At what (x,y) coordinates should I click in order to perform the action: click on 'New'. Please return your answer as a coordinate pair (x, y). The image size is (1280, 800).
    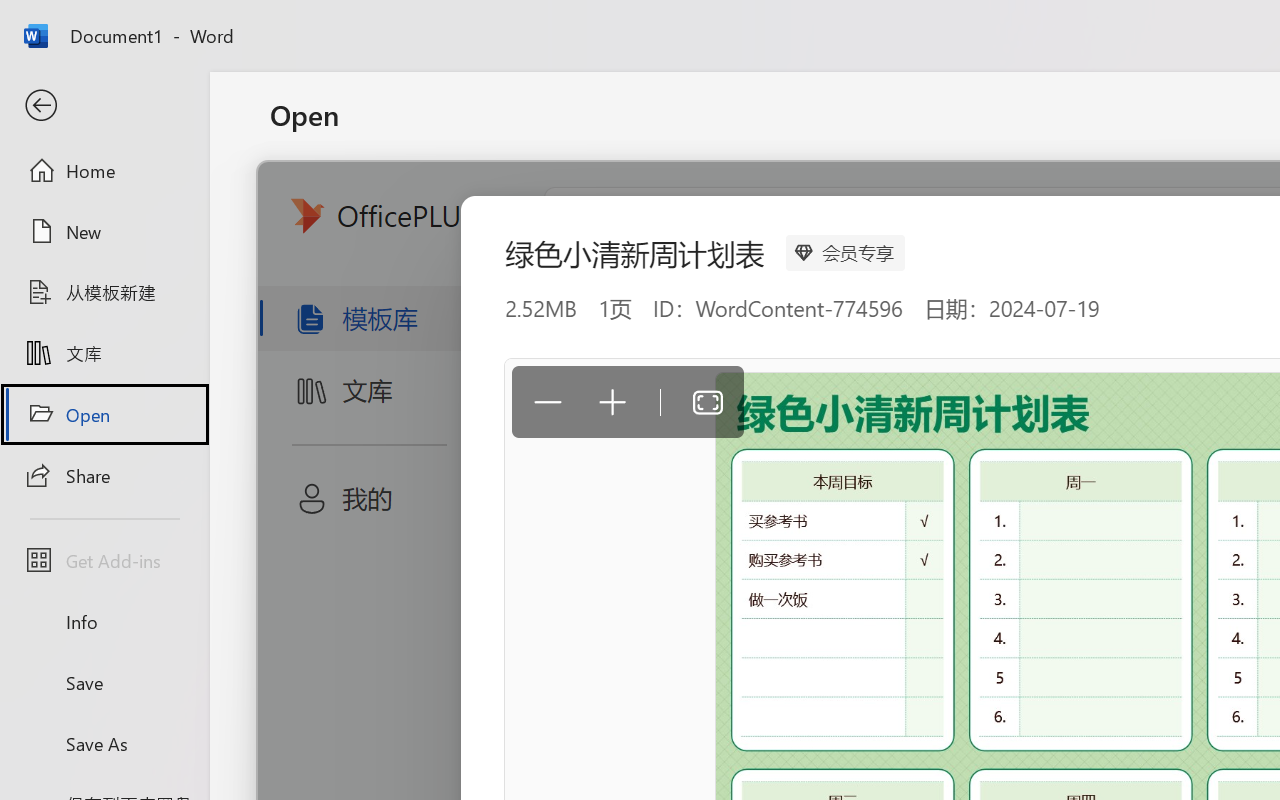
    Looking at the image, I should click on (103, 231).